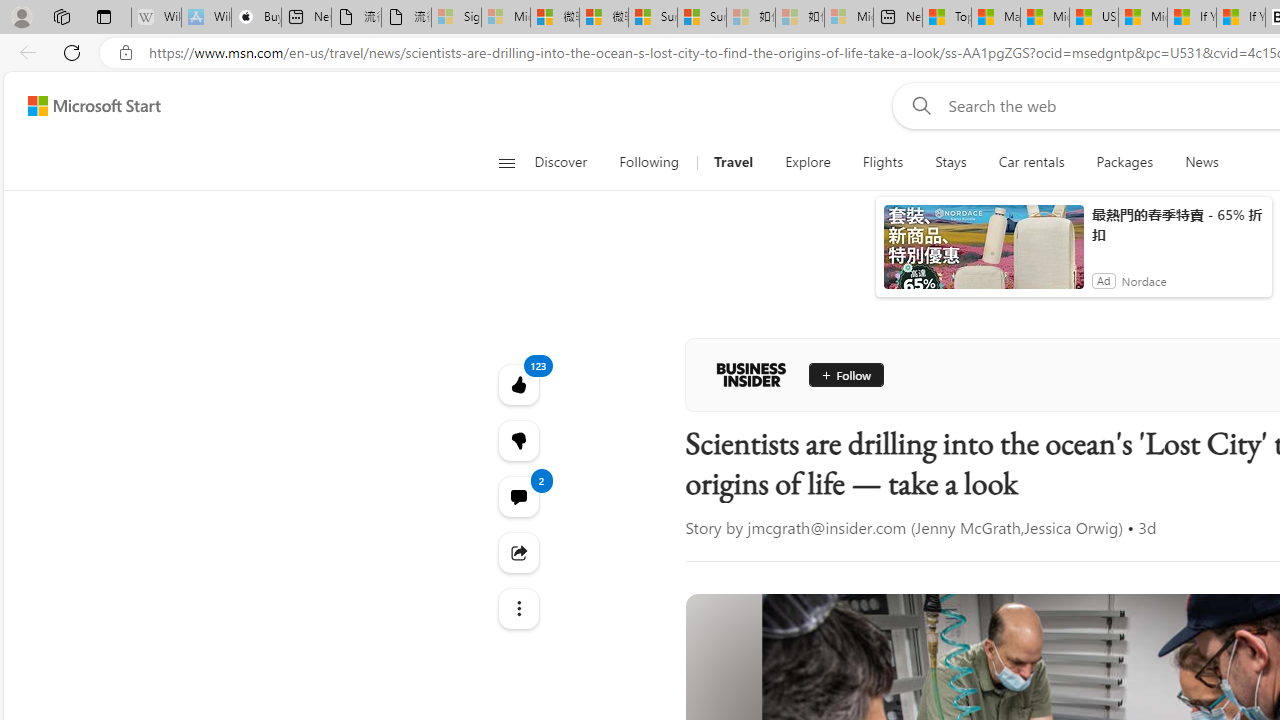 This screenshot has height=720, width=1280. I want to click on 'Explore', so click(807, 162).